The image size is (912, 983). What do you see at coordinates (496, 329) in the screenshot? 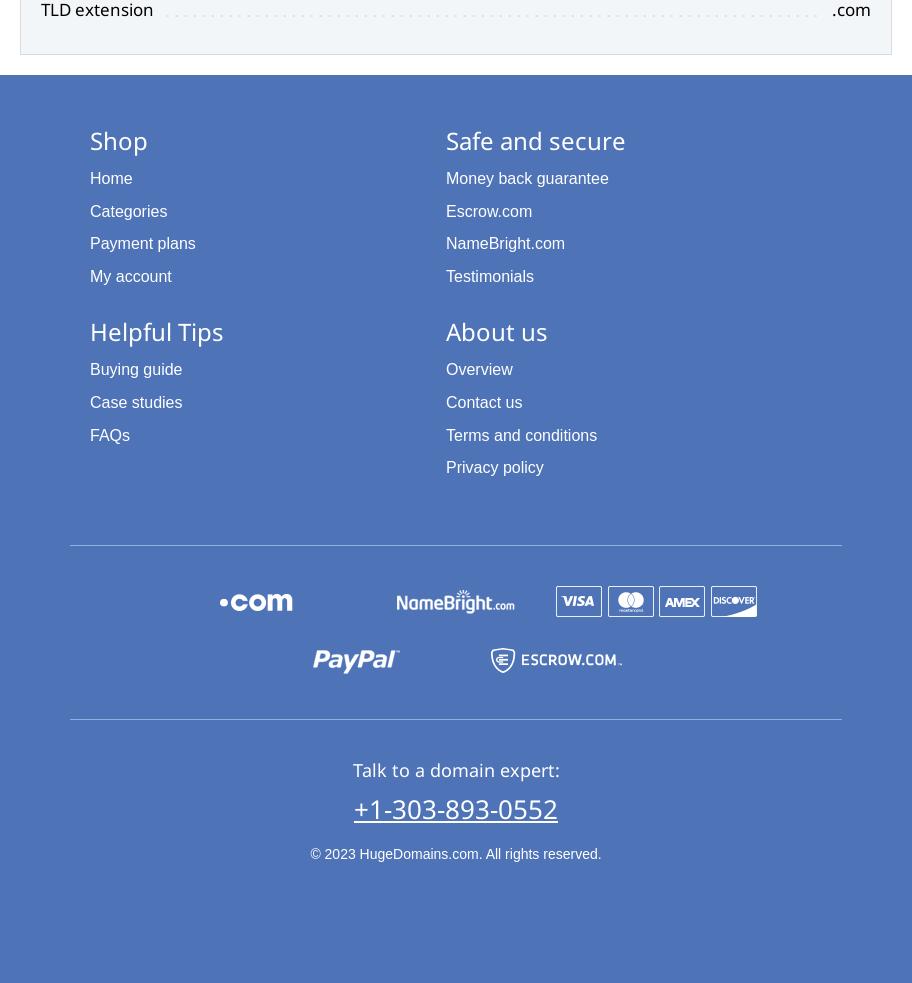
I see `'About us'` at bounding box center [496, 329].